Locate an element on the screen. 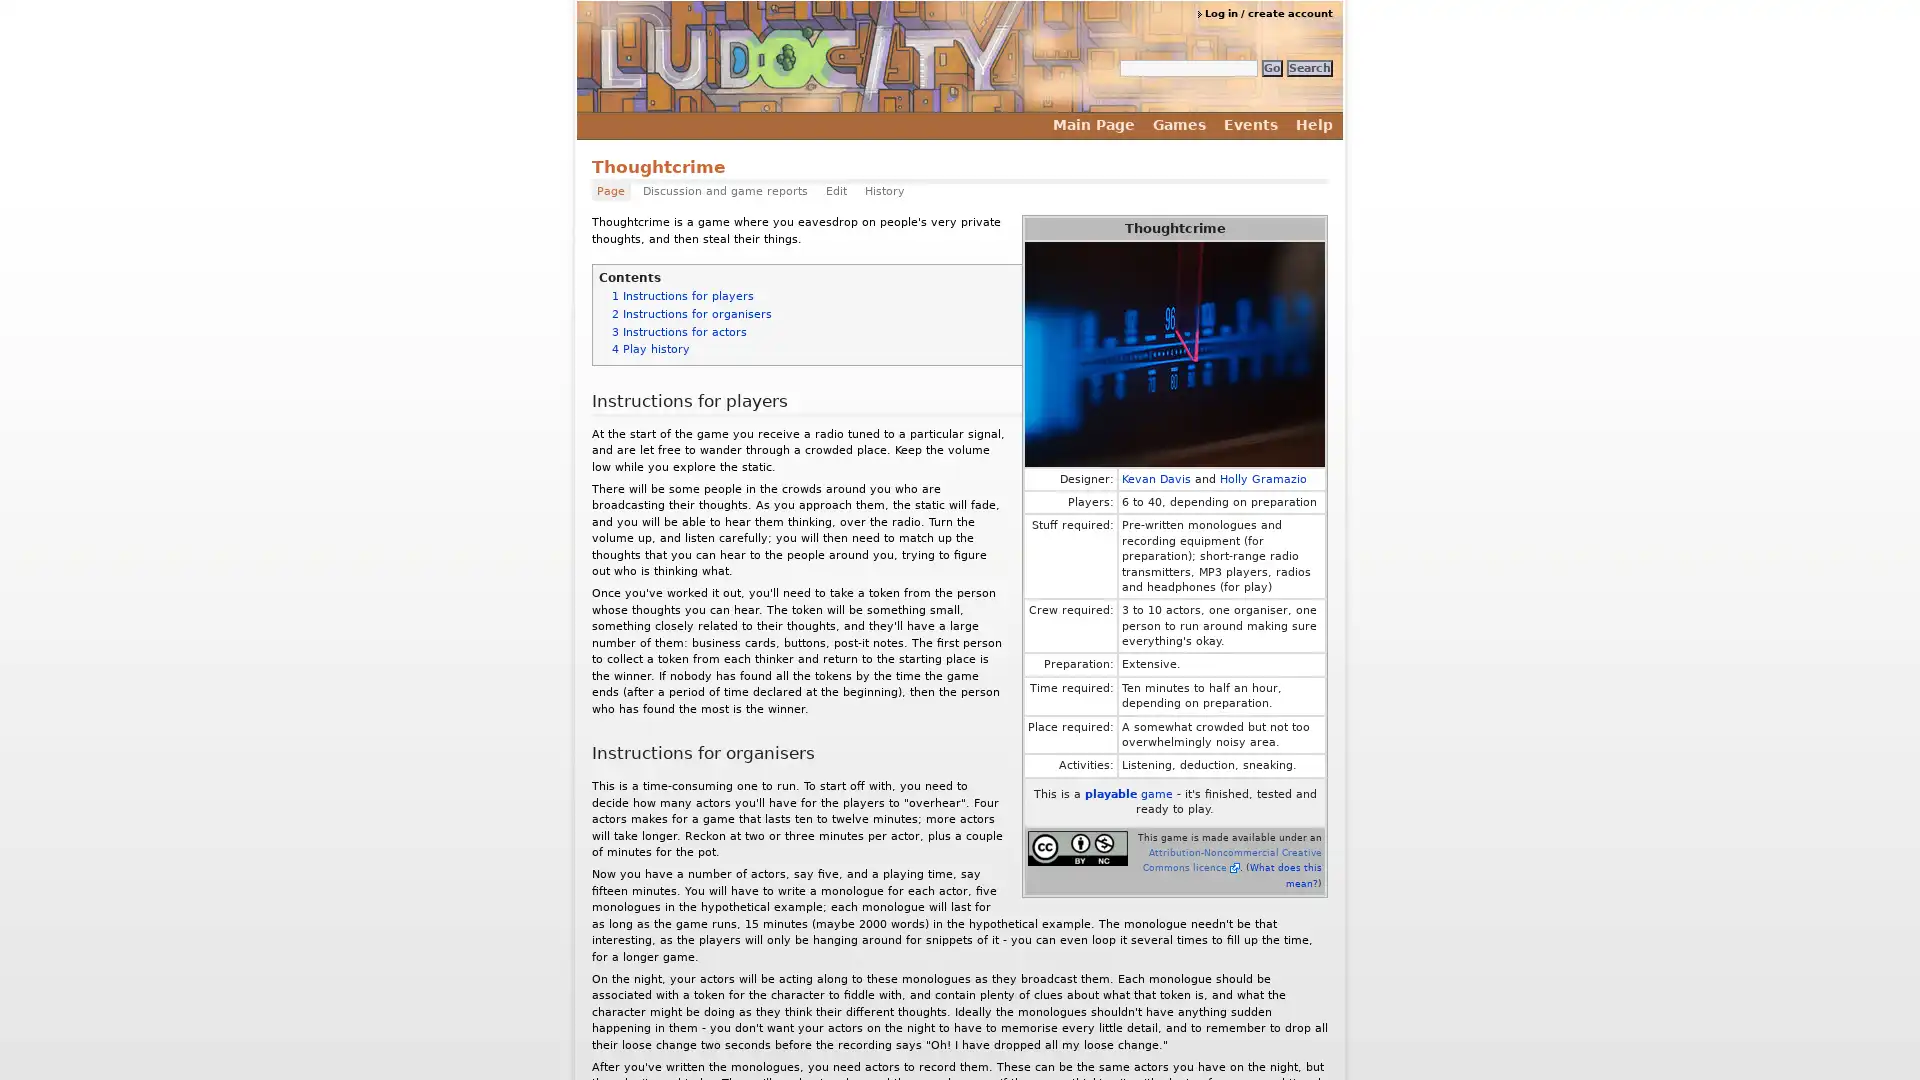  Go is located at coordinates (1271, 67).